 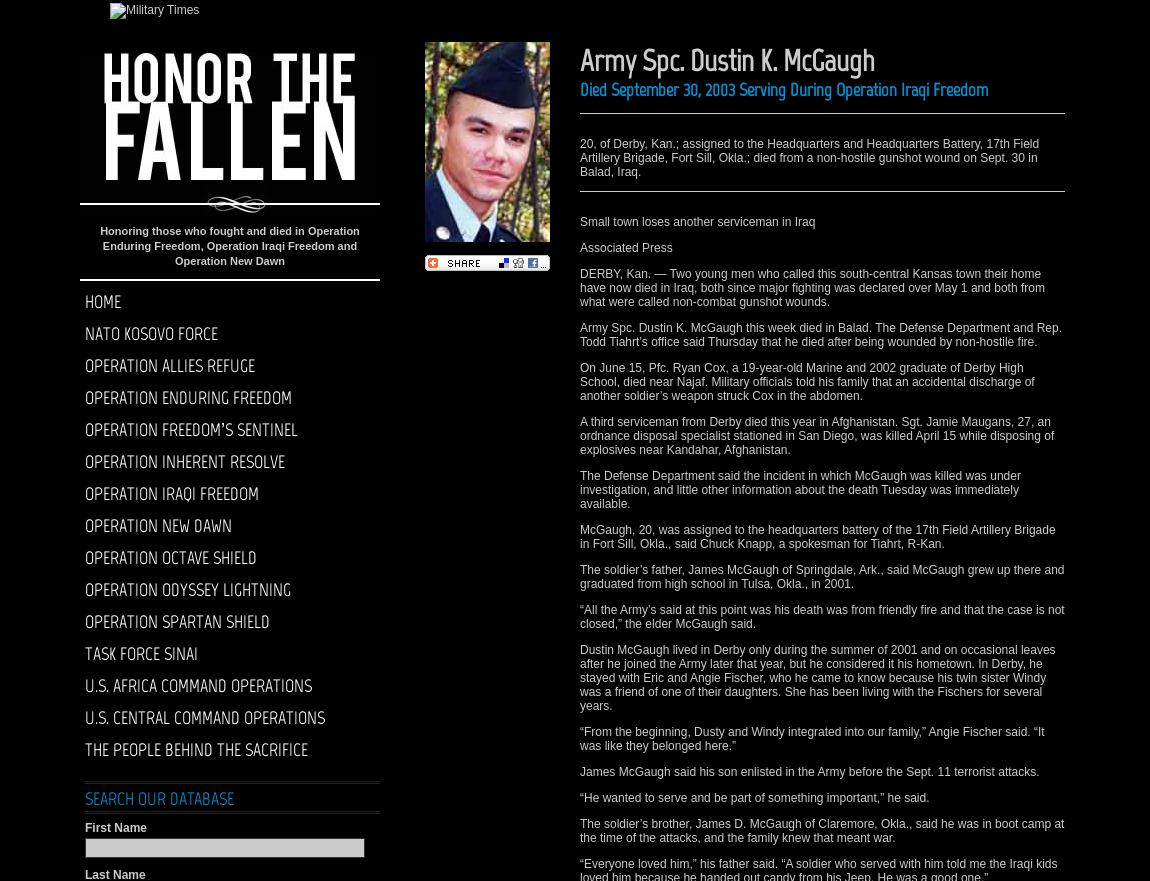 What do you see at coordinates (170, 557) in the screenshot?
I see `'Operation Octave Shield'` at bounding box center [170, 557].